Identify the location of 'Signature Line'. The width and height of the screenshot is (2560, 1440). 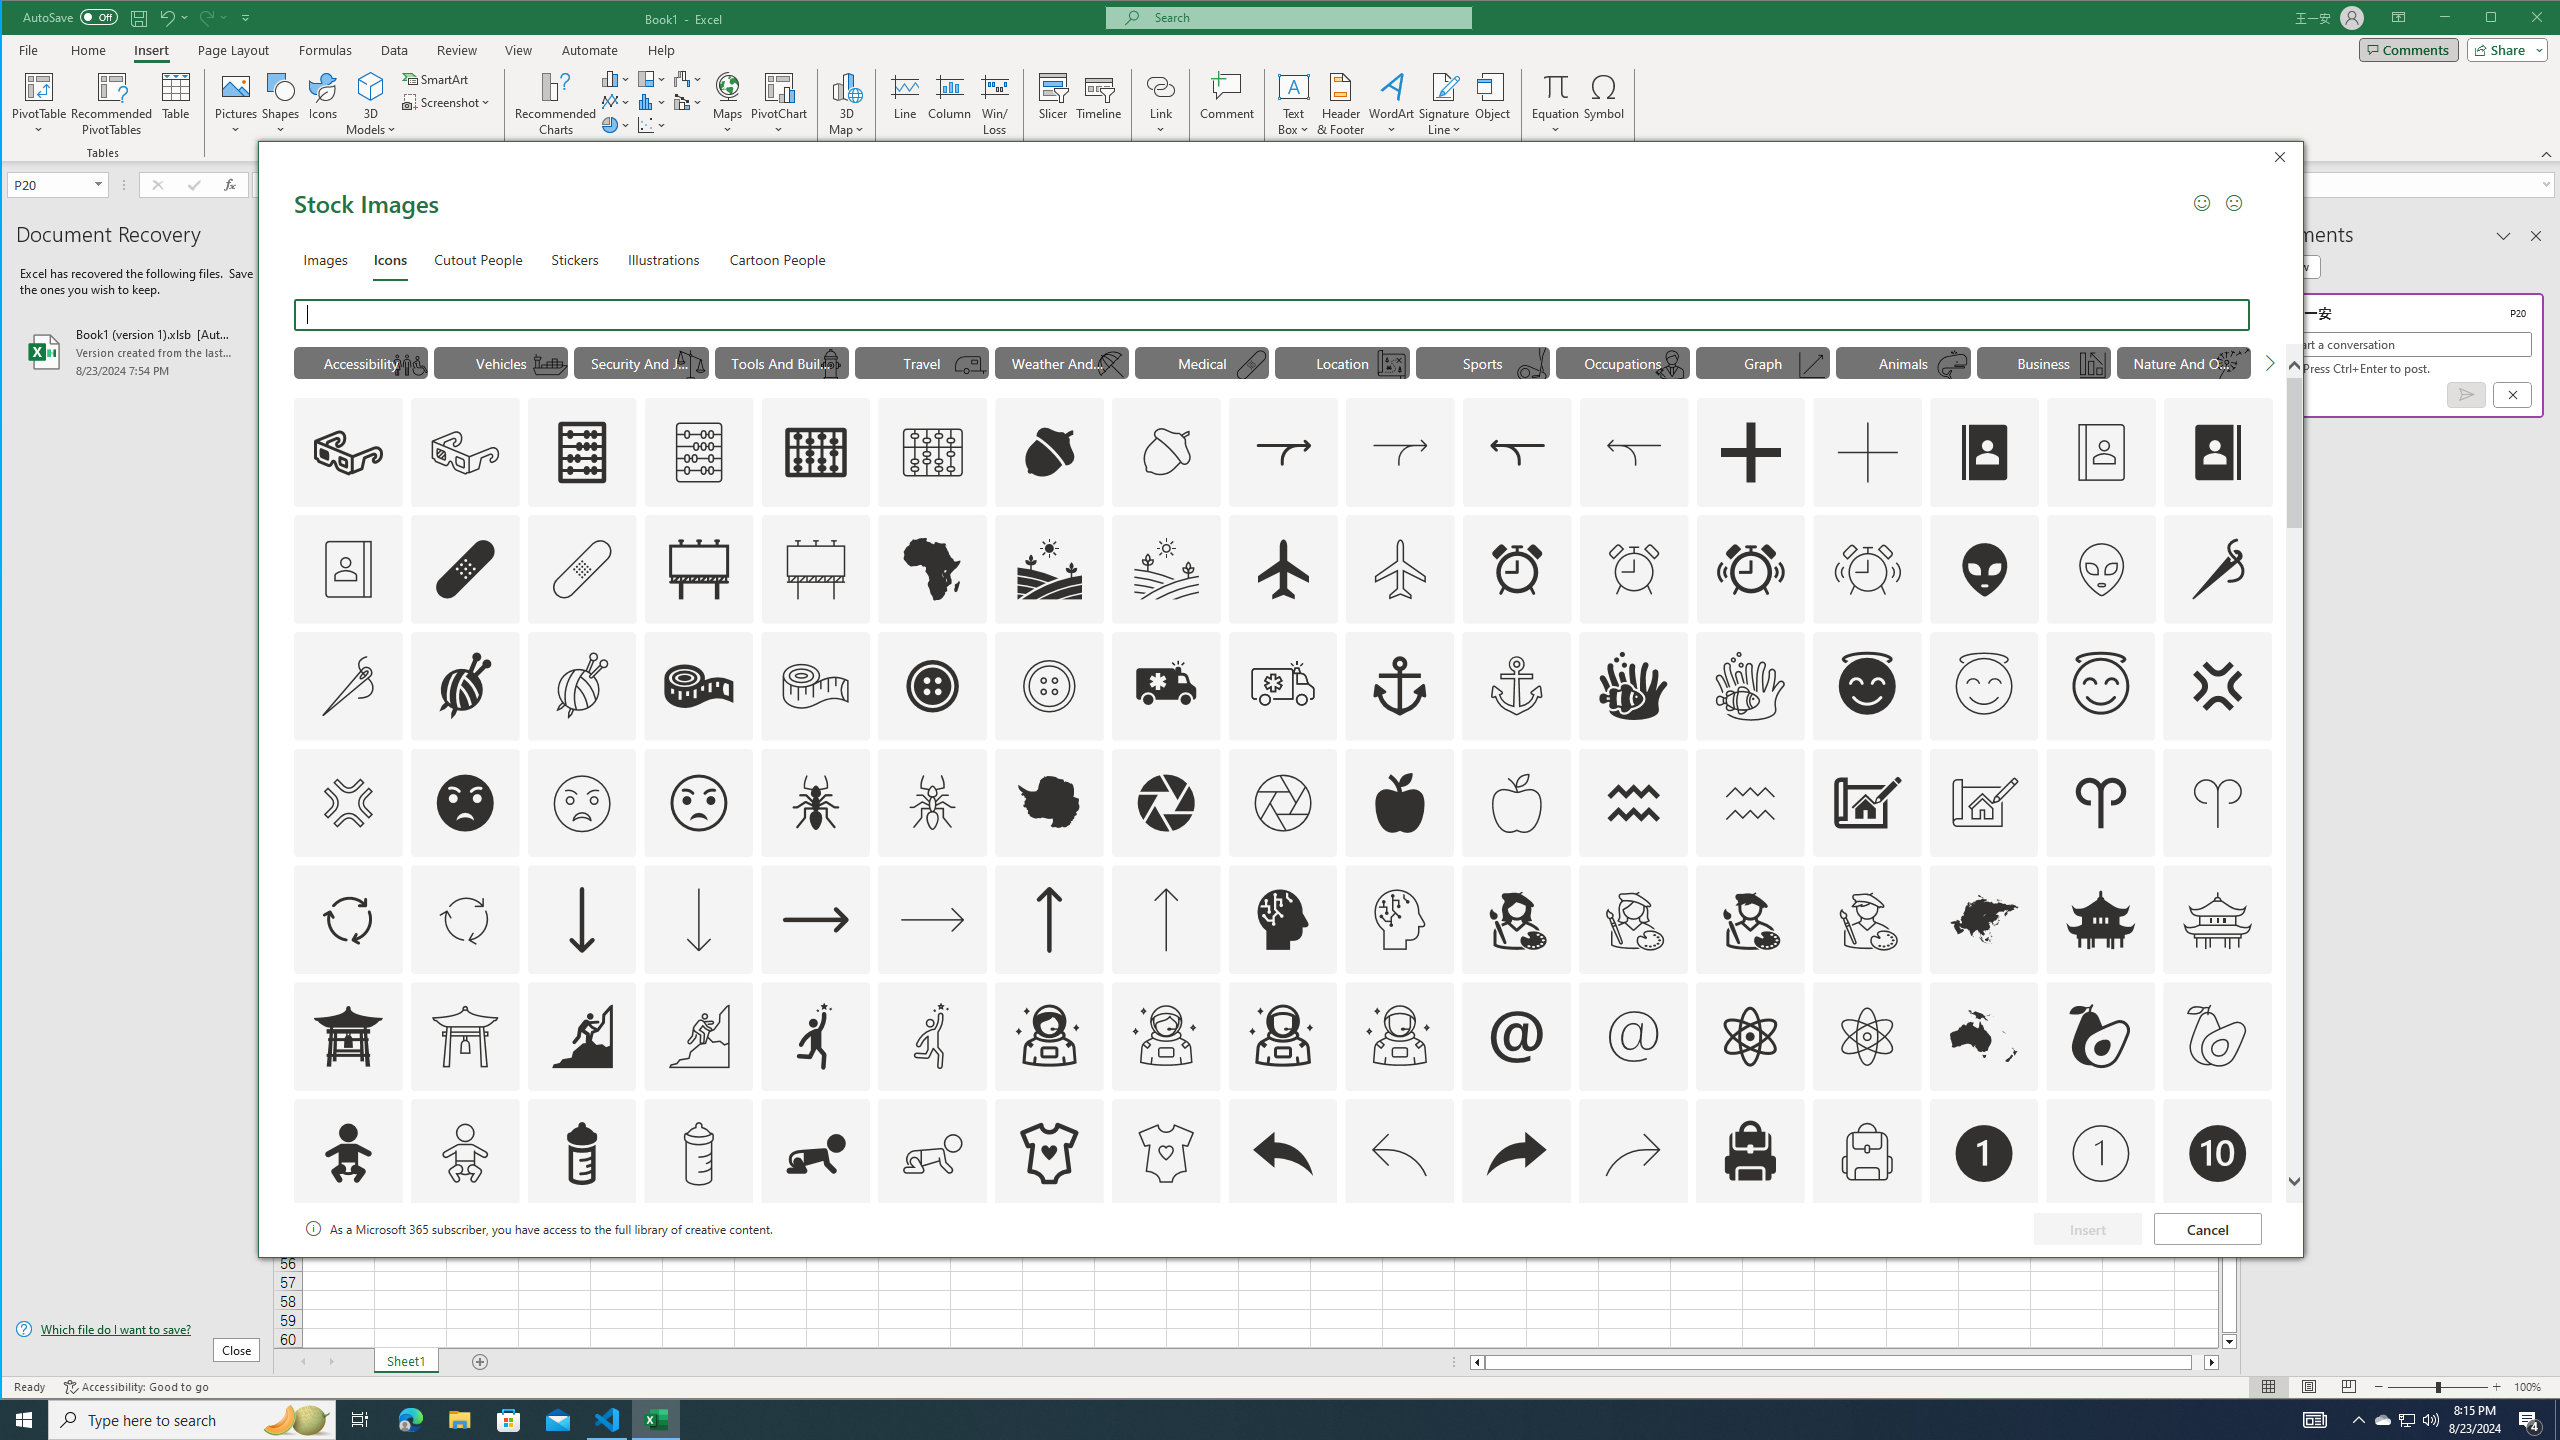
(1444, 103).